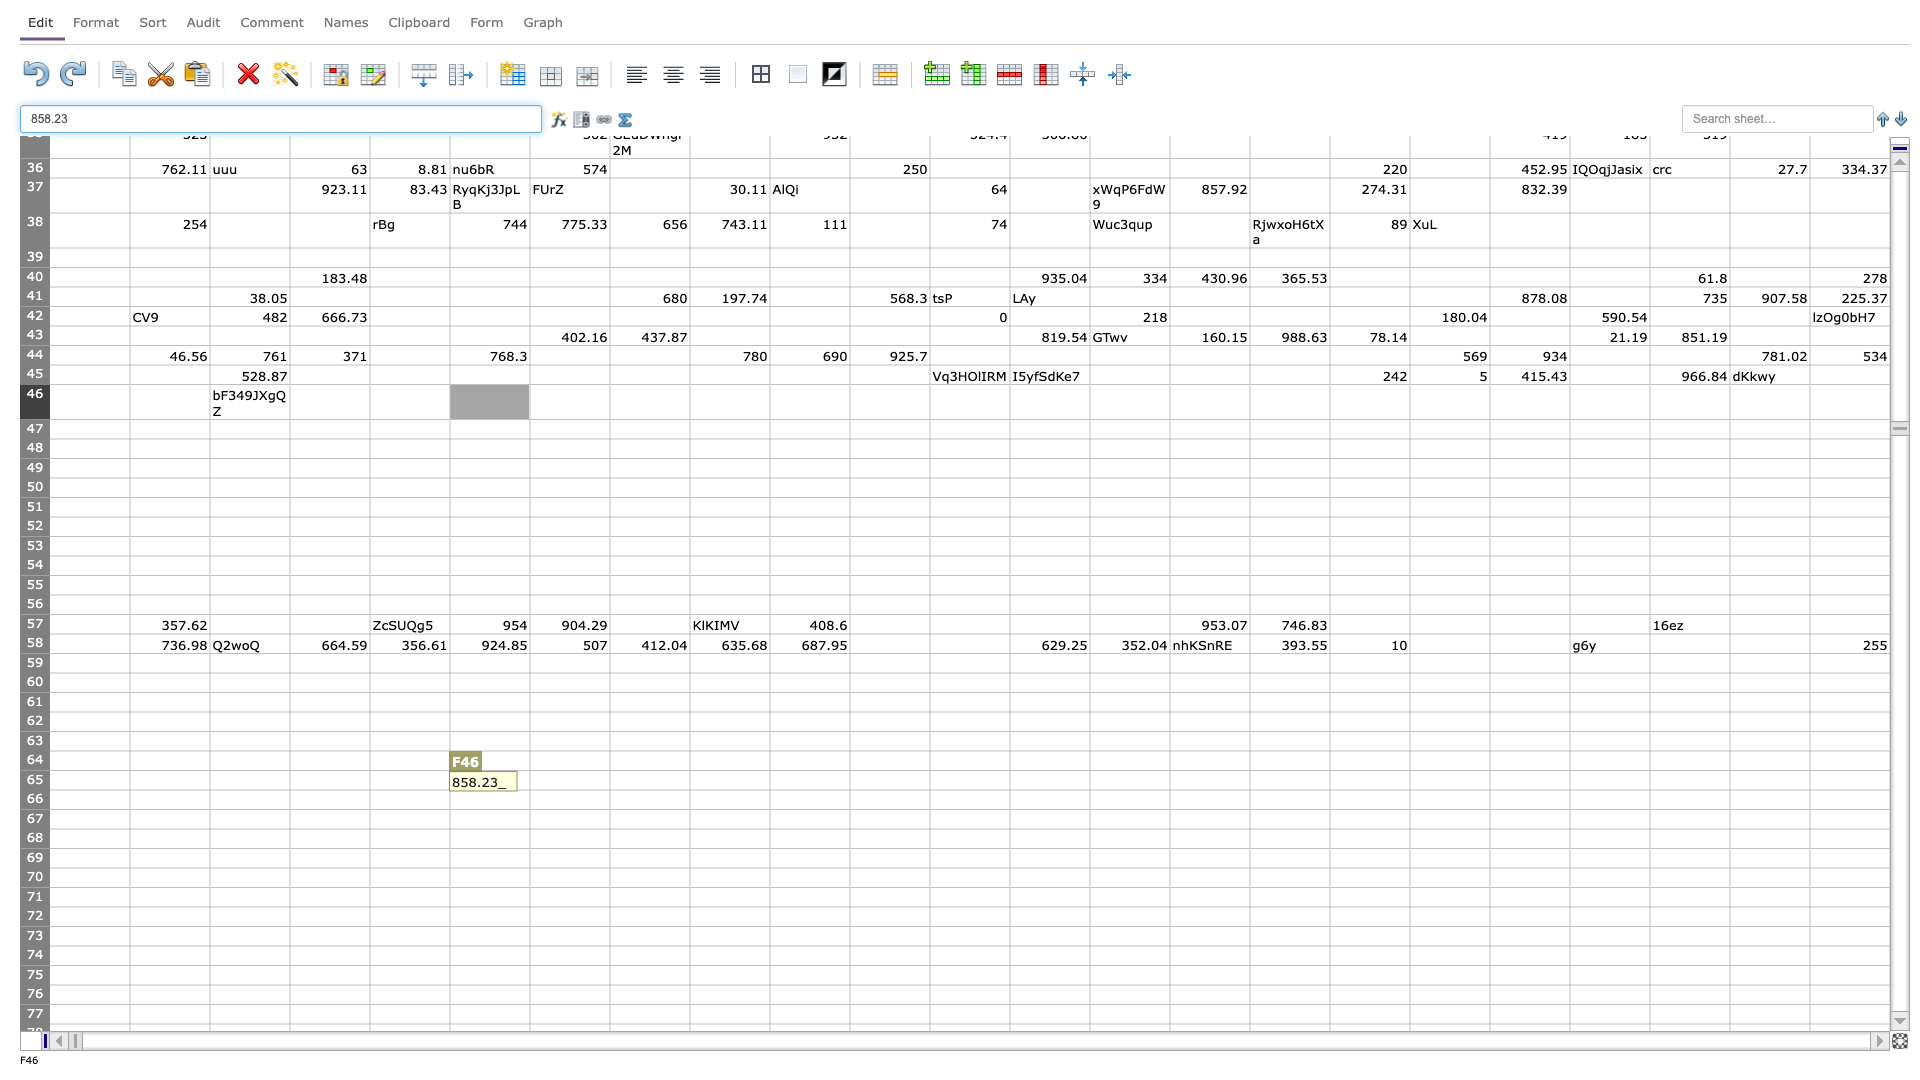 This screenshot has width=1920, height=1080. I want to click on Place cursor on fill handle point of G66, so click(608, 808).